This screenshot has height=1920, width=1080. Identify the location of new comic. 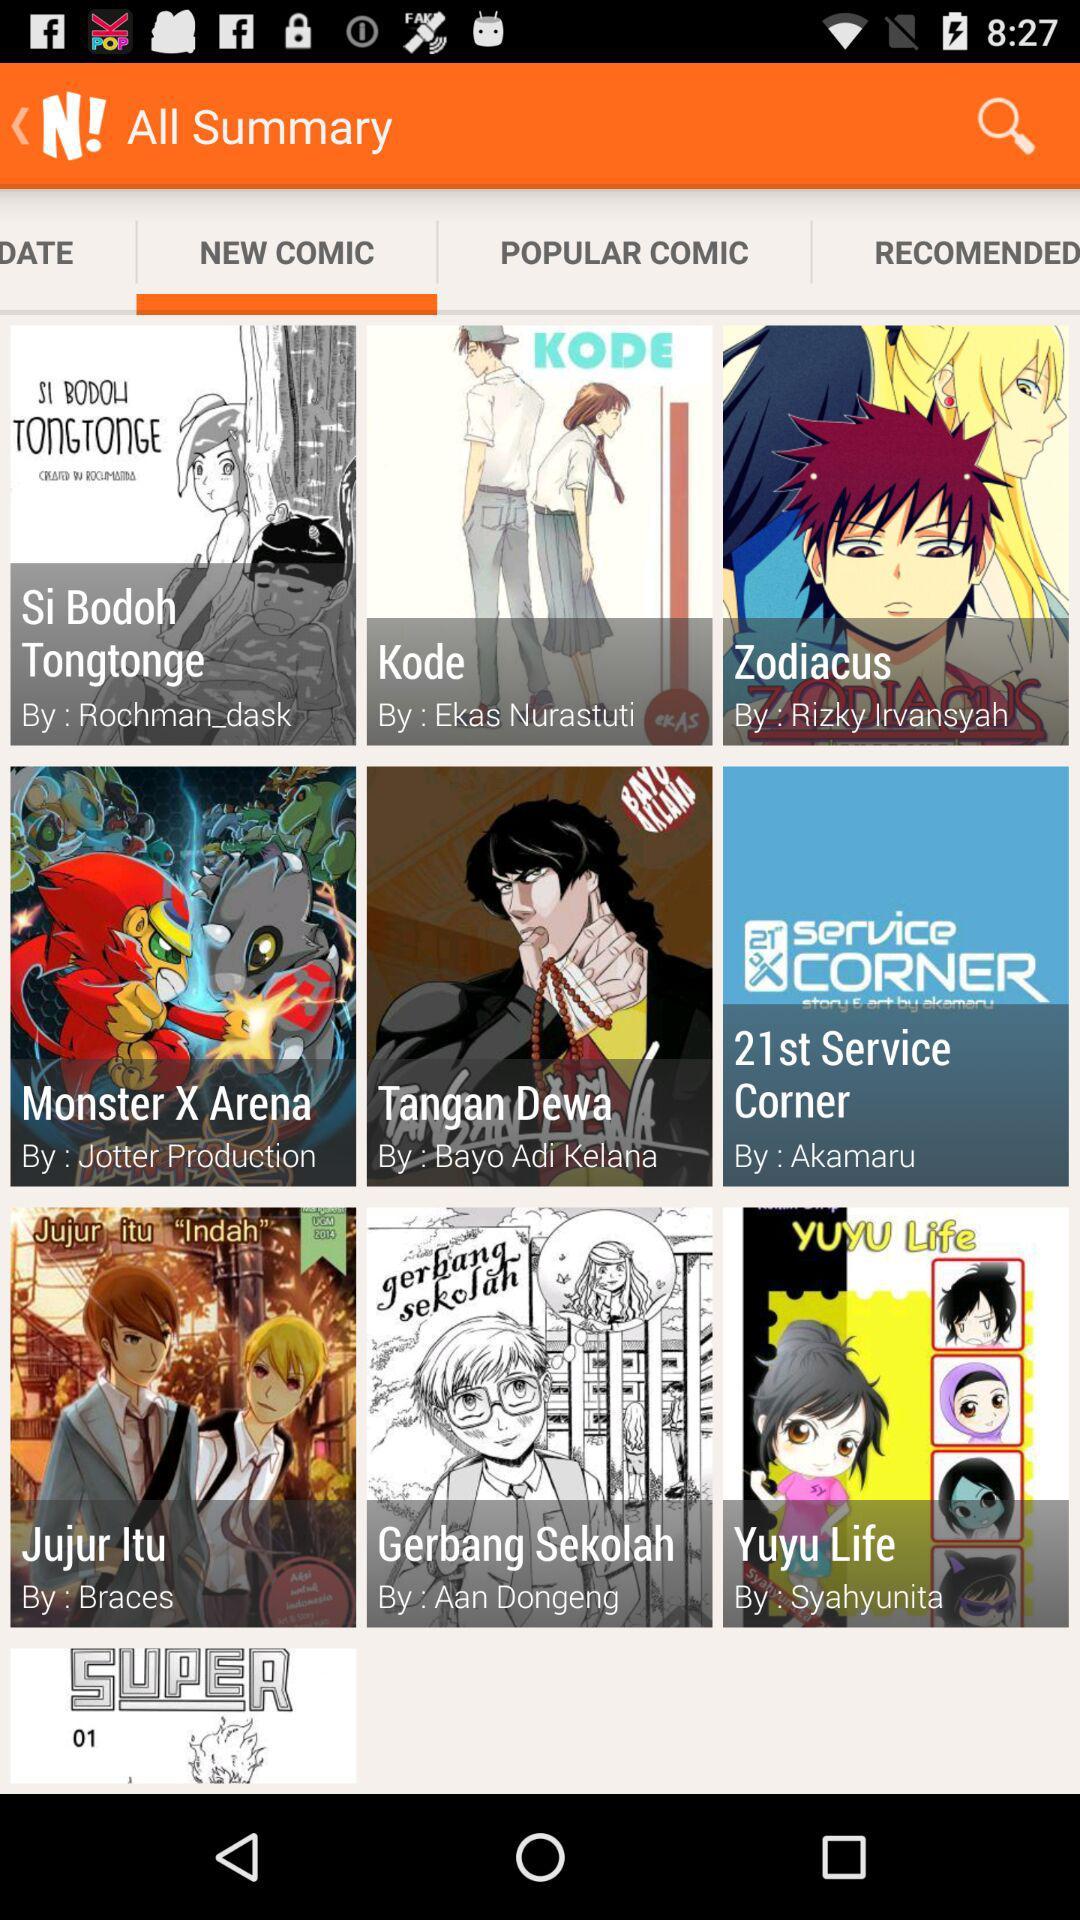
(286, 251).